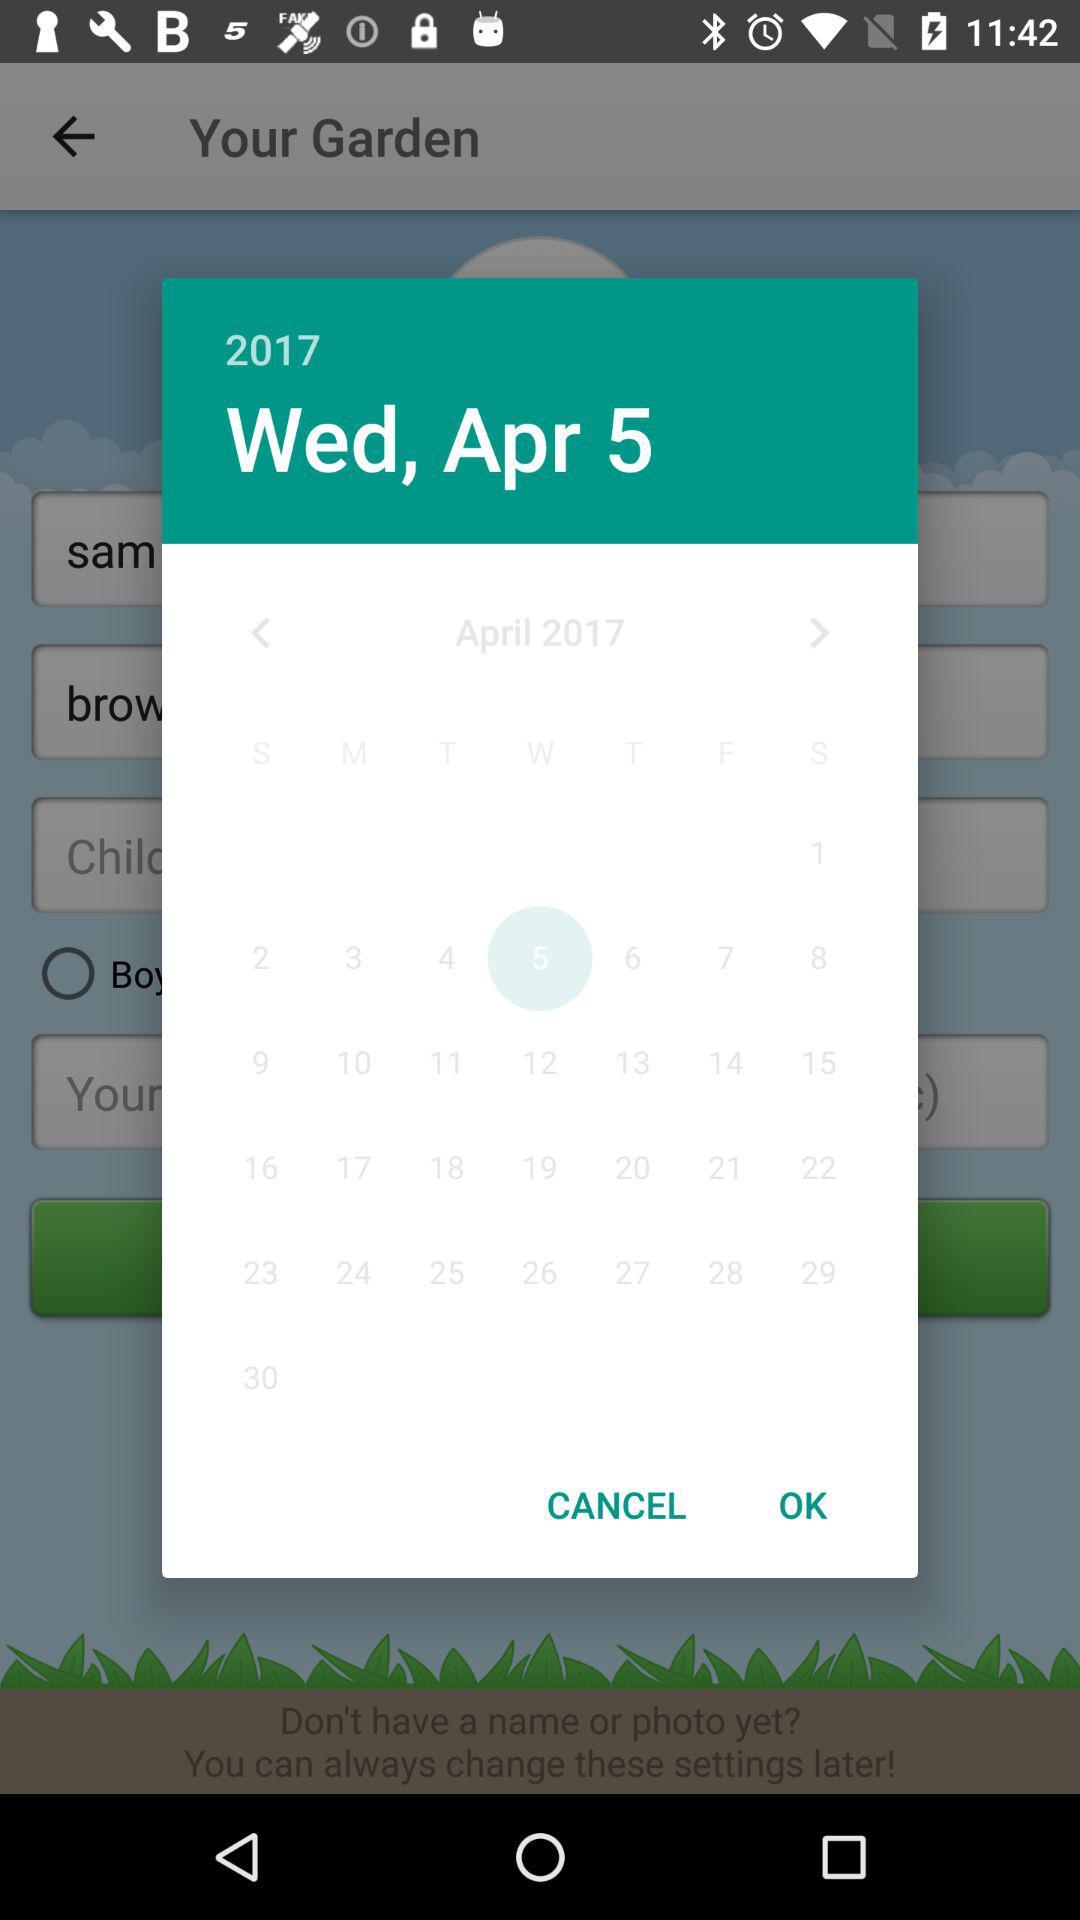  I want to click on the item above the ok item, so click(818, 632).